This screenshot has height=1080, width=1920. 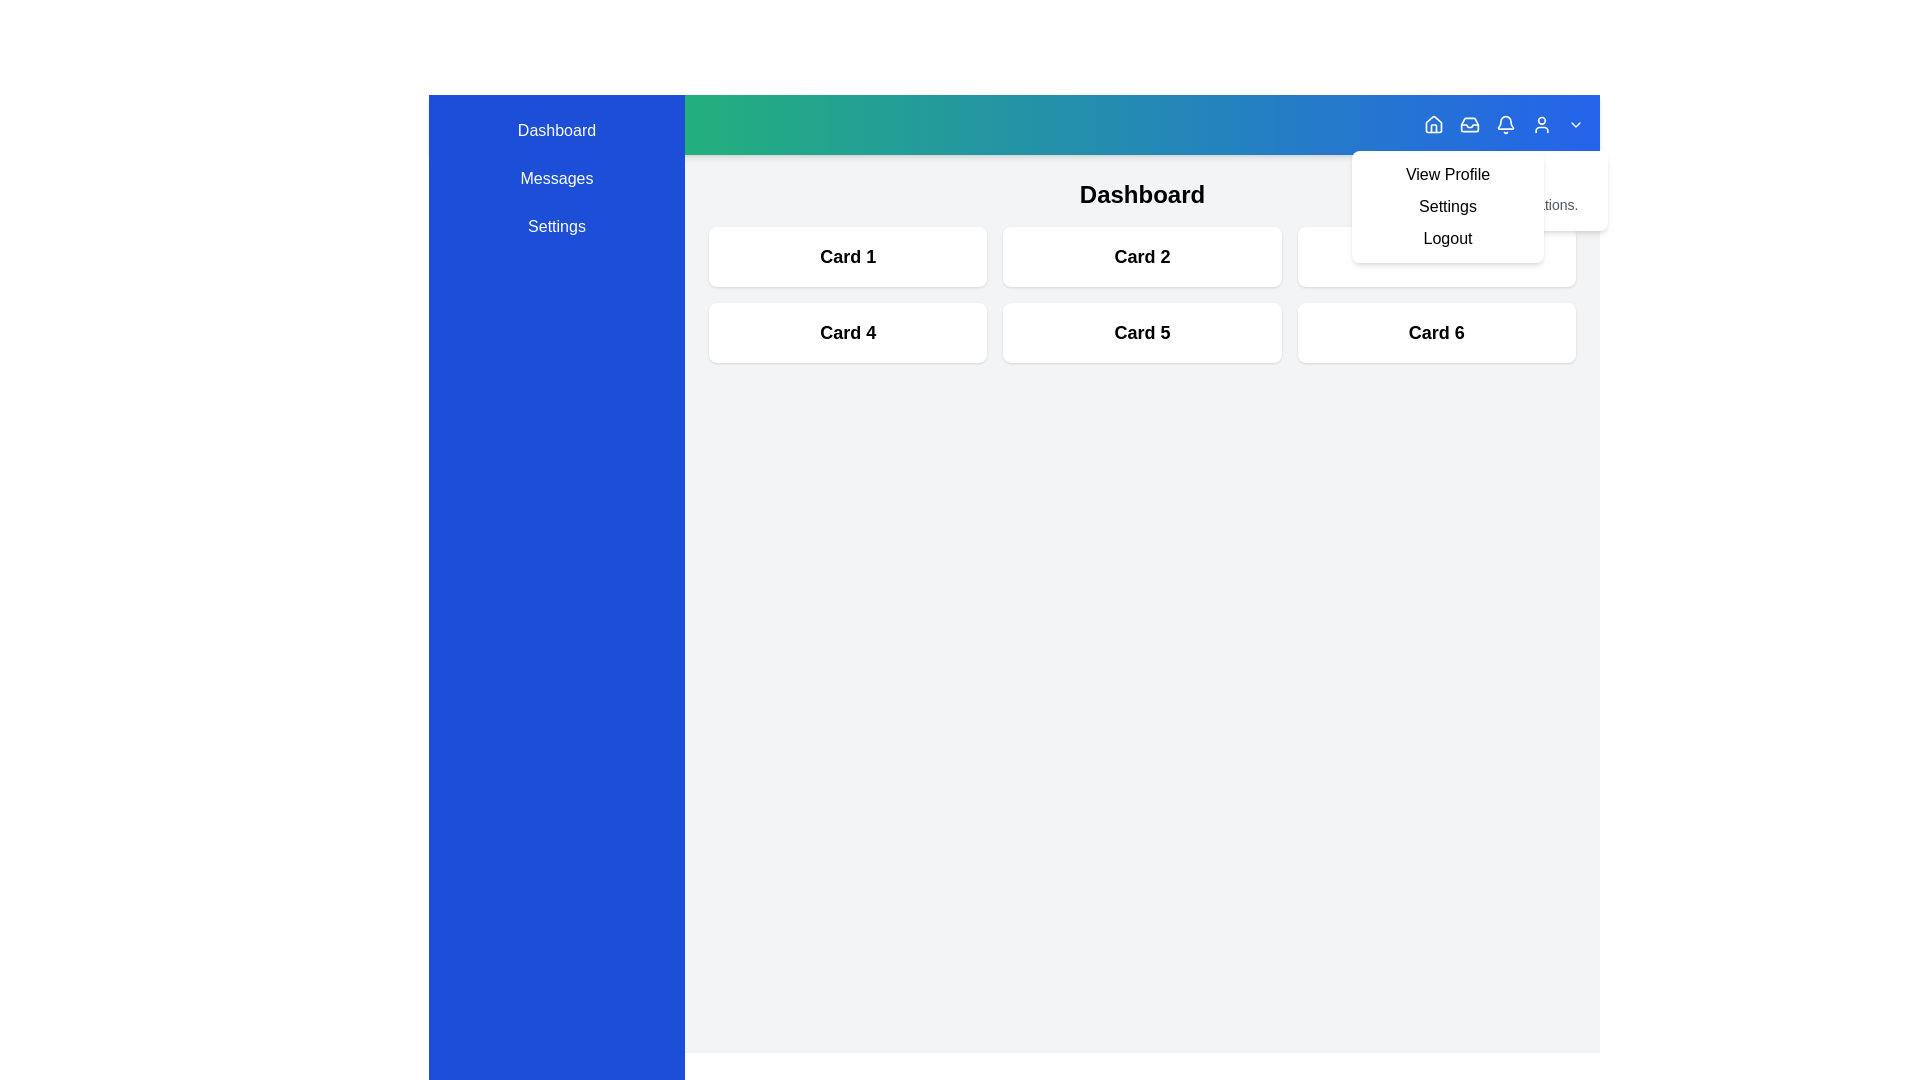 What do you see at coordinates (1448, 238) in the screenshot?
I see `the 'Logout' button in the dropdown menu to trigger hover feedback` at bounding box center [1448, 238].